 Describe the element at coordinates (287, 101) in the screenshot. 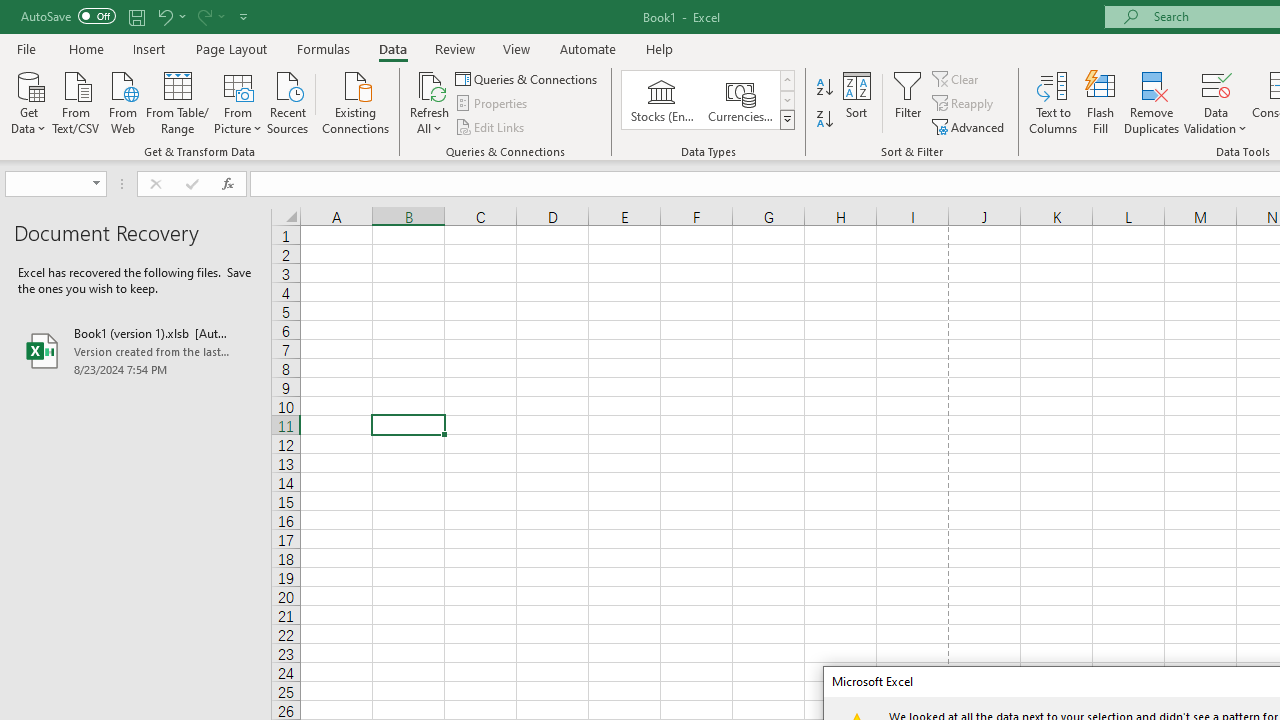

I see `'Recent Sources'` at that location.